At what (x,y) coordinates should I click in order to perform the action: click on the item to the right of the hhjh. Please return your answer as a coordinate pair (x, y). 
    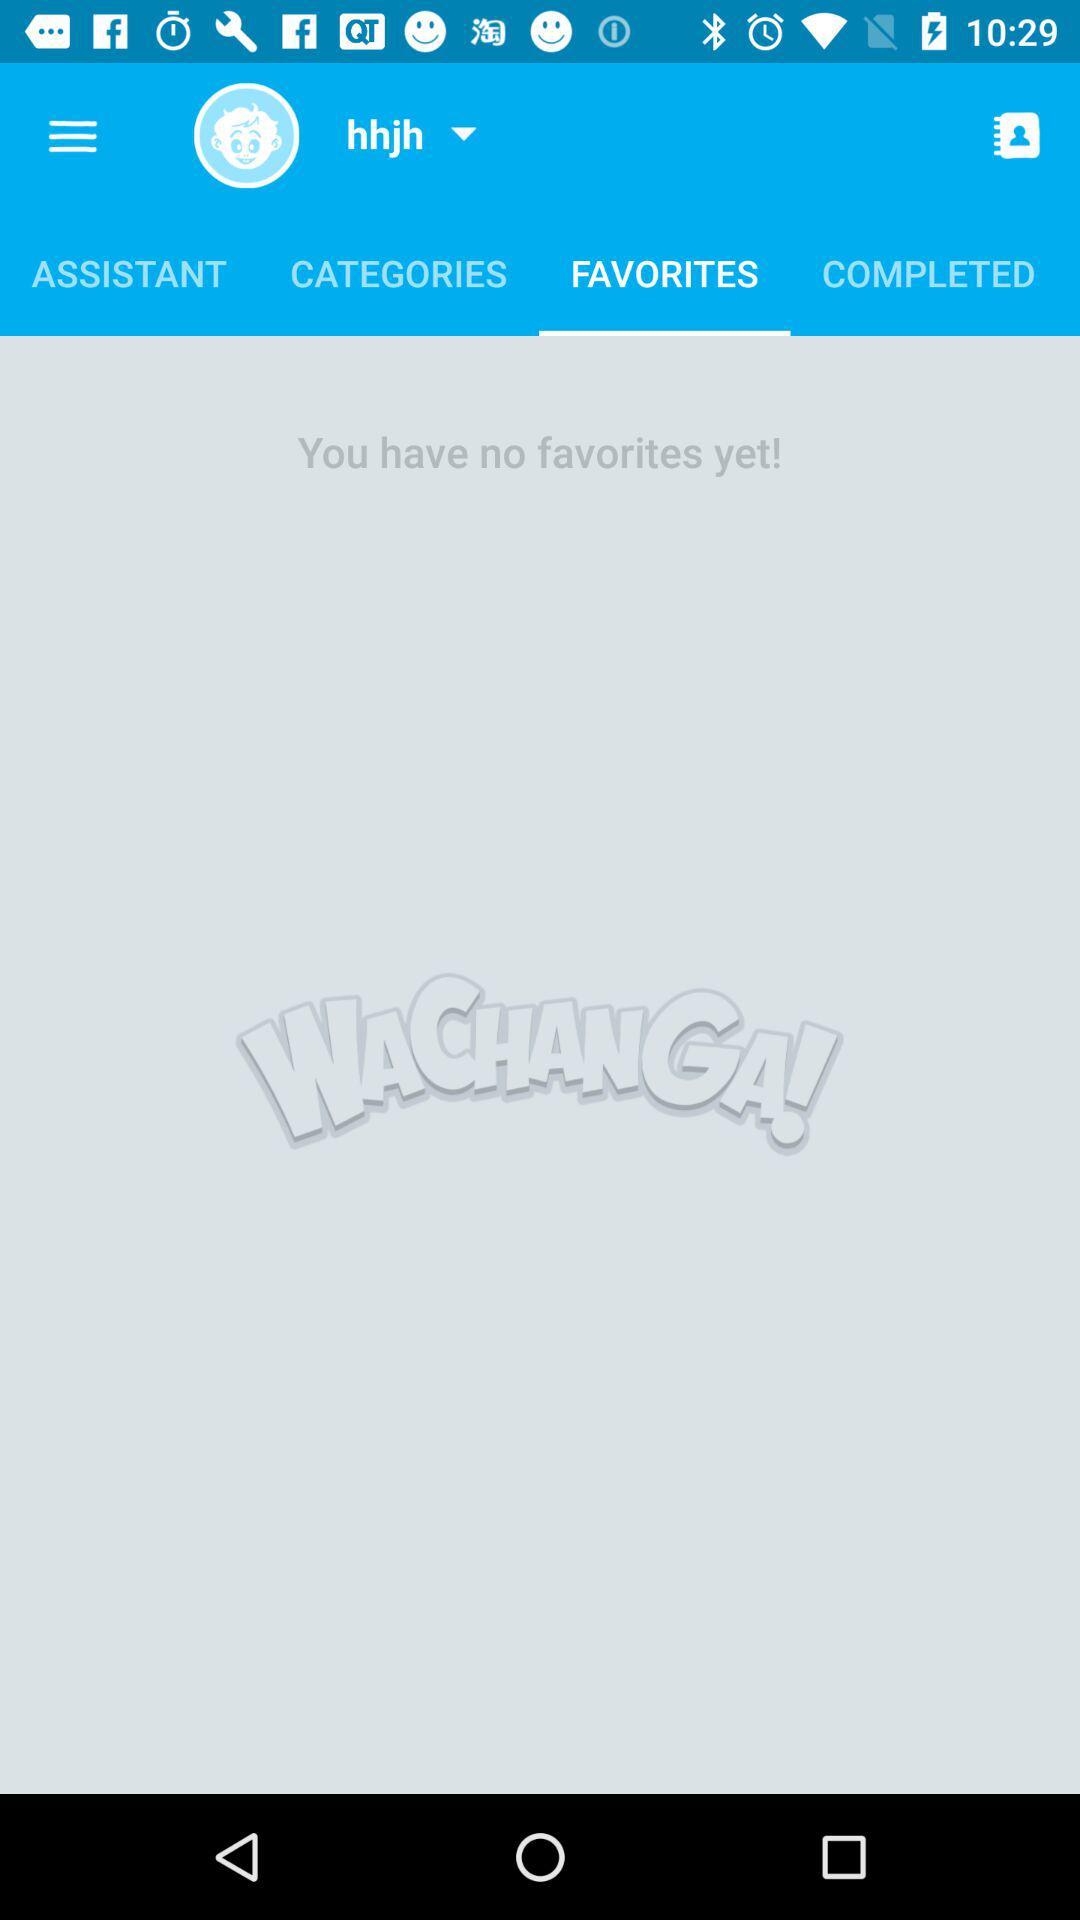
    Looking at the image, I should click on (463, 135).